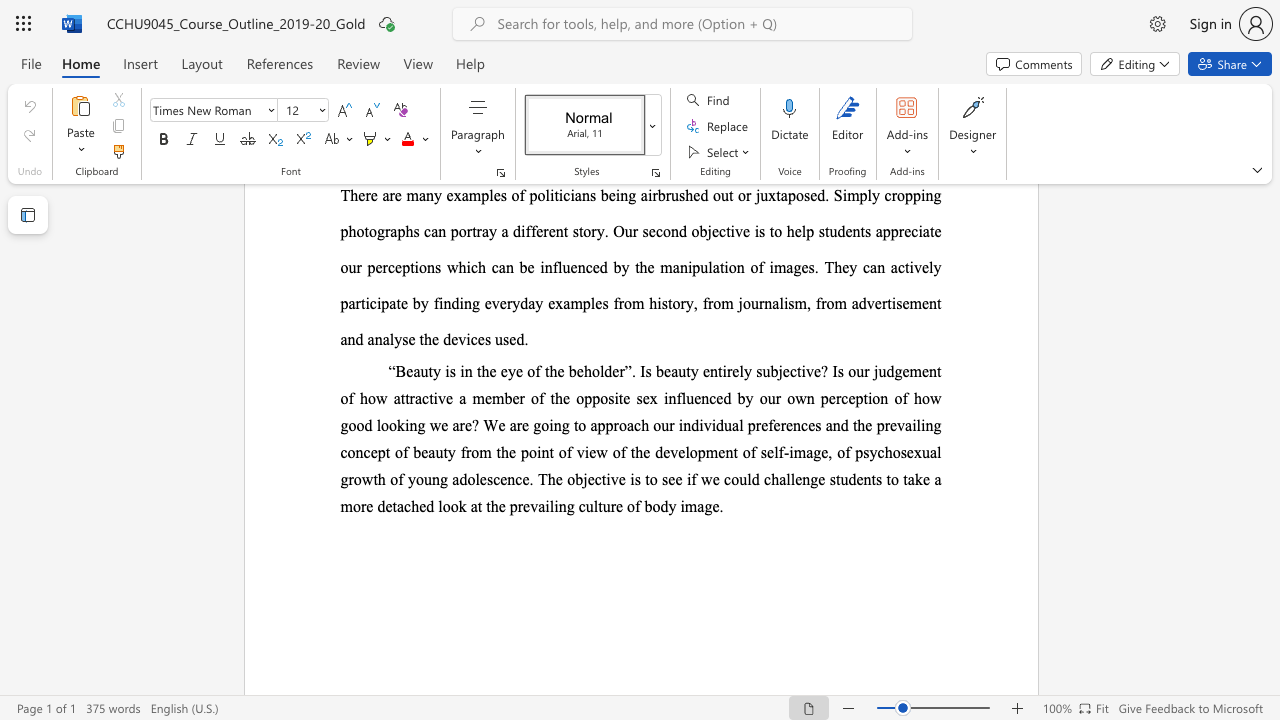  Describe the element at coordinates (588, 452) in the screenshot. I see `the subset text "ew of the development of self-image, of psychosexual growth of young adolescence. The objective is to se" within the text "“Beauty is in the eye of the beholder”. Is beauty entirely subjective? Is our judgement of how attractive a member of the opposite sex influenced by our own perception of how good looking we are? We are going to approach our individual preferences and the prevailing concept of beauty from the point of view of the development of self-image, of psychosexual growth of young adolescence. The objective is to see if we could challenge students to take a more detached look at the prevailing culture of body image."` at that location.